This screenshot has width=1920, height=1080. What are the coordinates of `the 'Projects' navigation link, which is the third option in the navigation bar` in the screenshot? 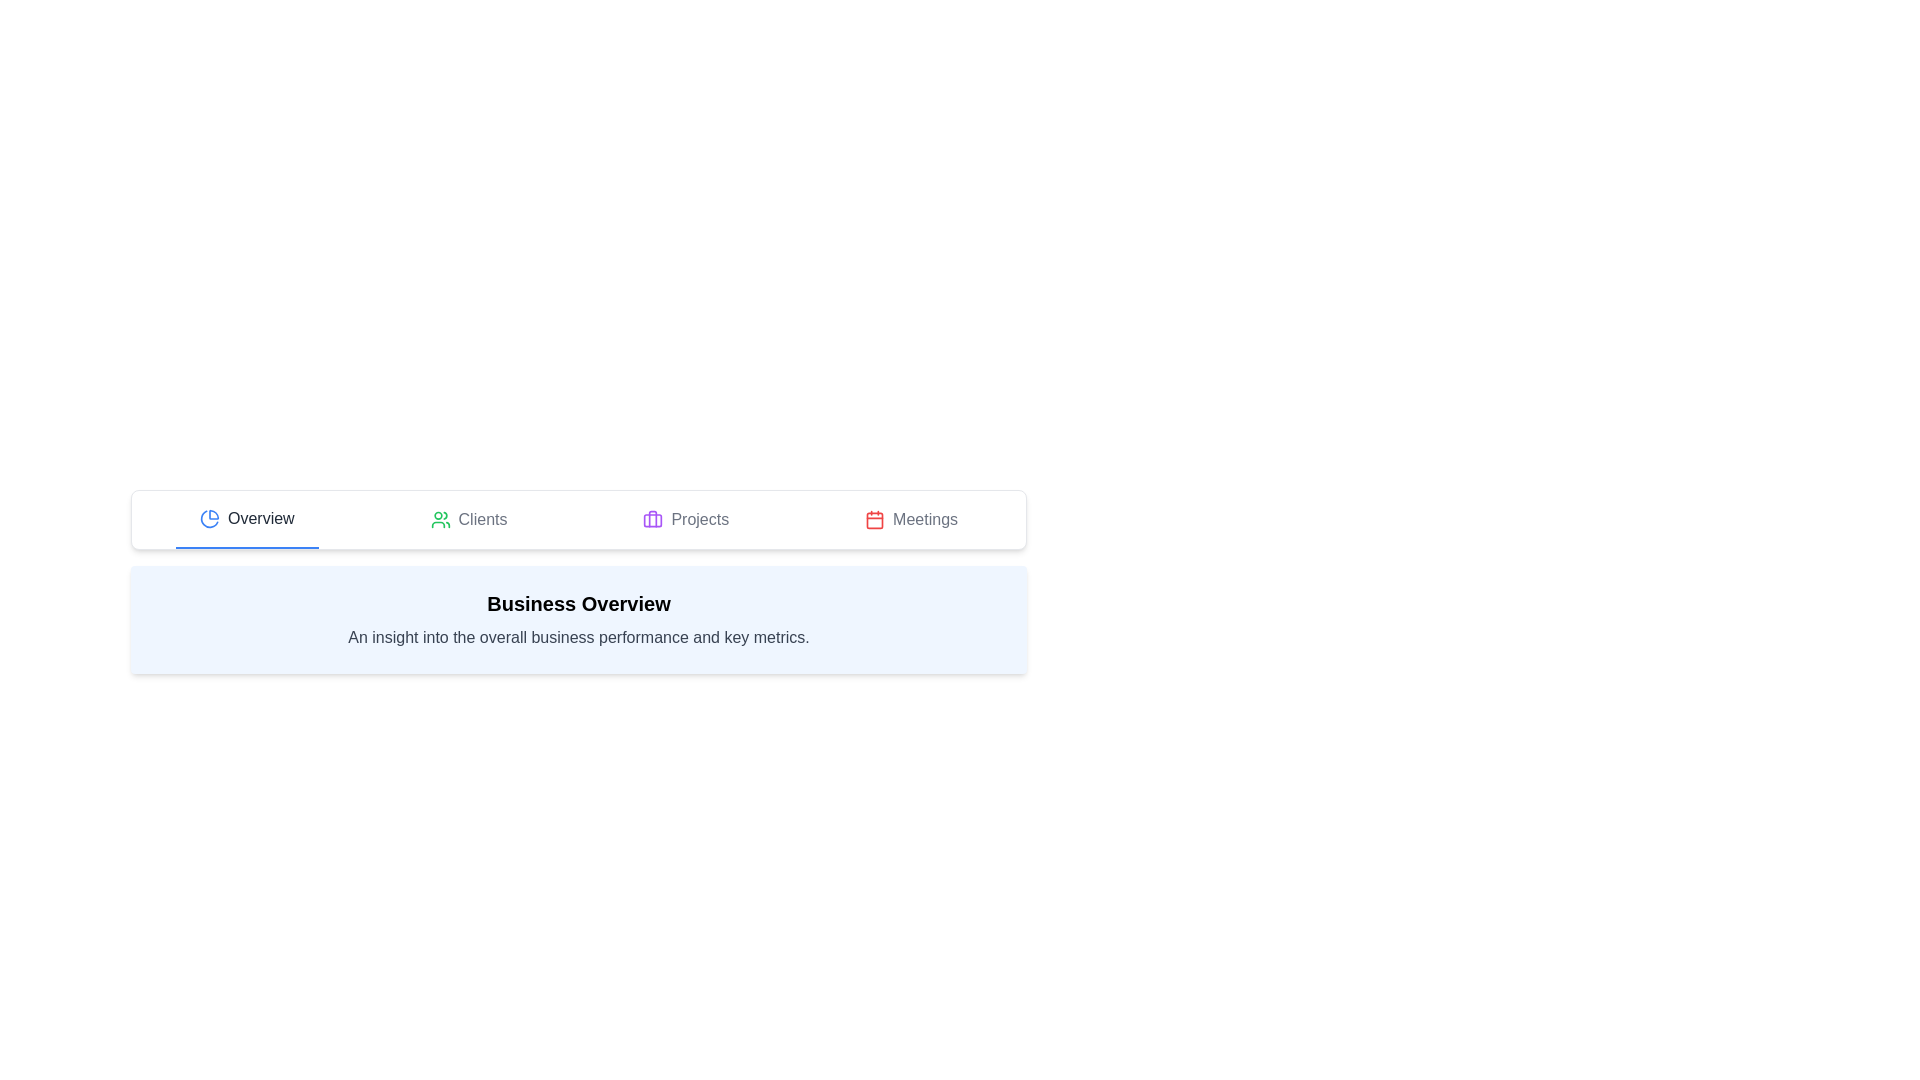 It's located at (686, 519).